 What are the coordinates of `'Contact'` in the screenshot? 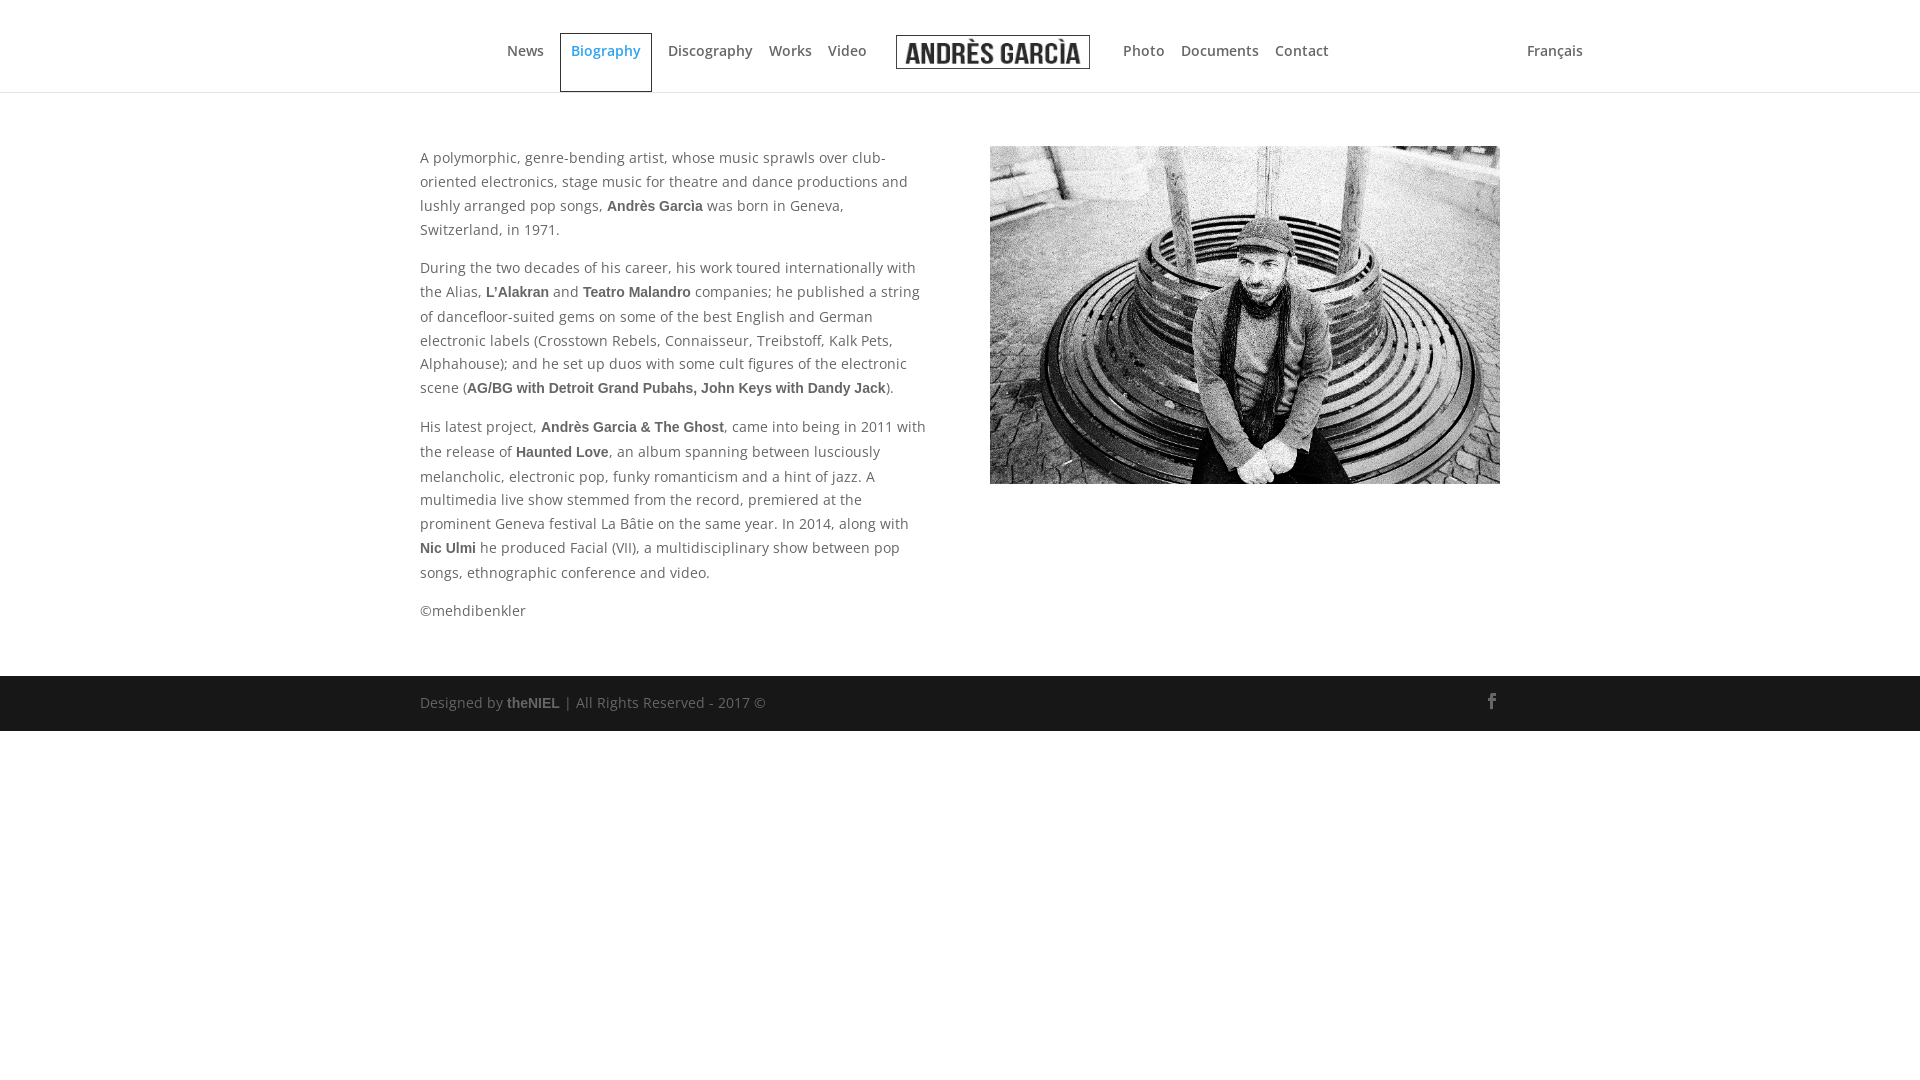 It's located at (1274, 66).